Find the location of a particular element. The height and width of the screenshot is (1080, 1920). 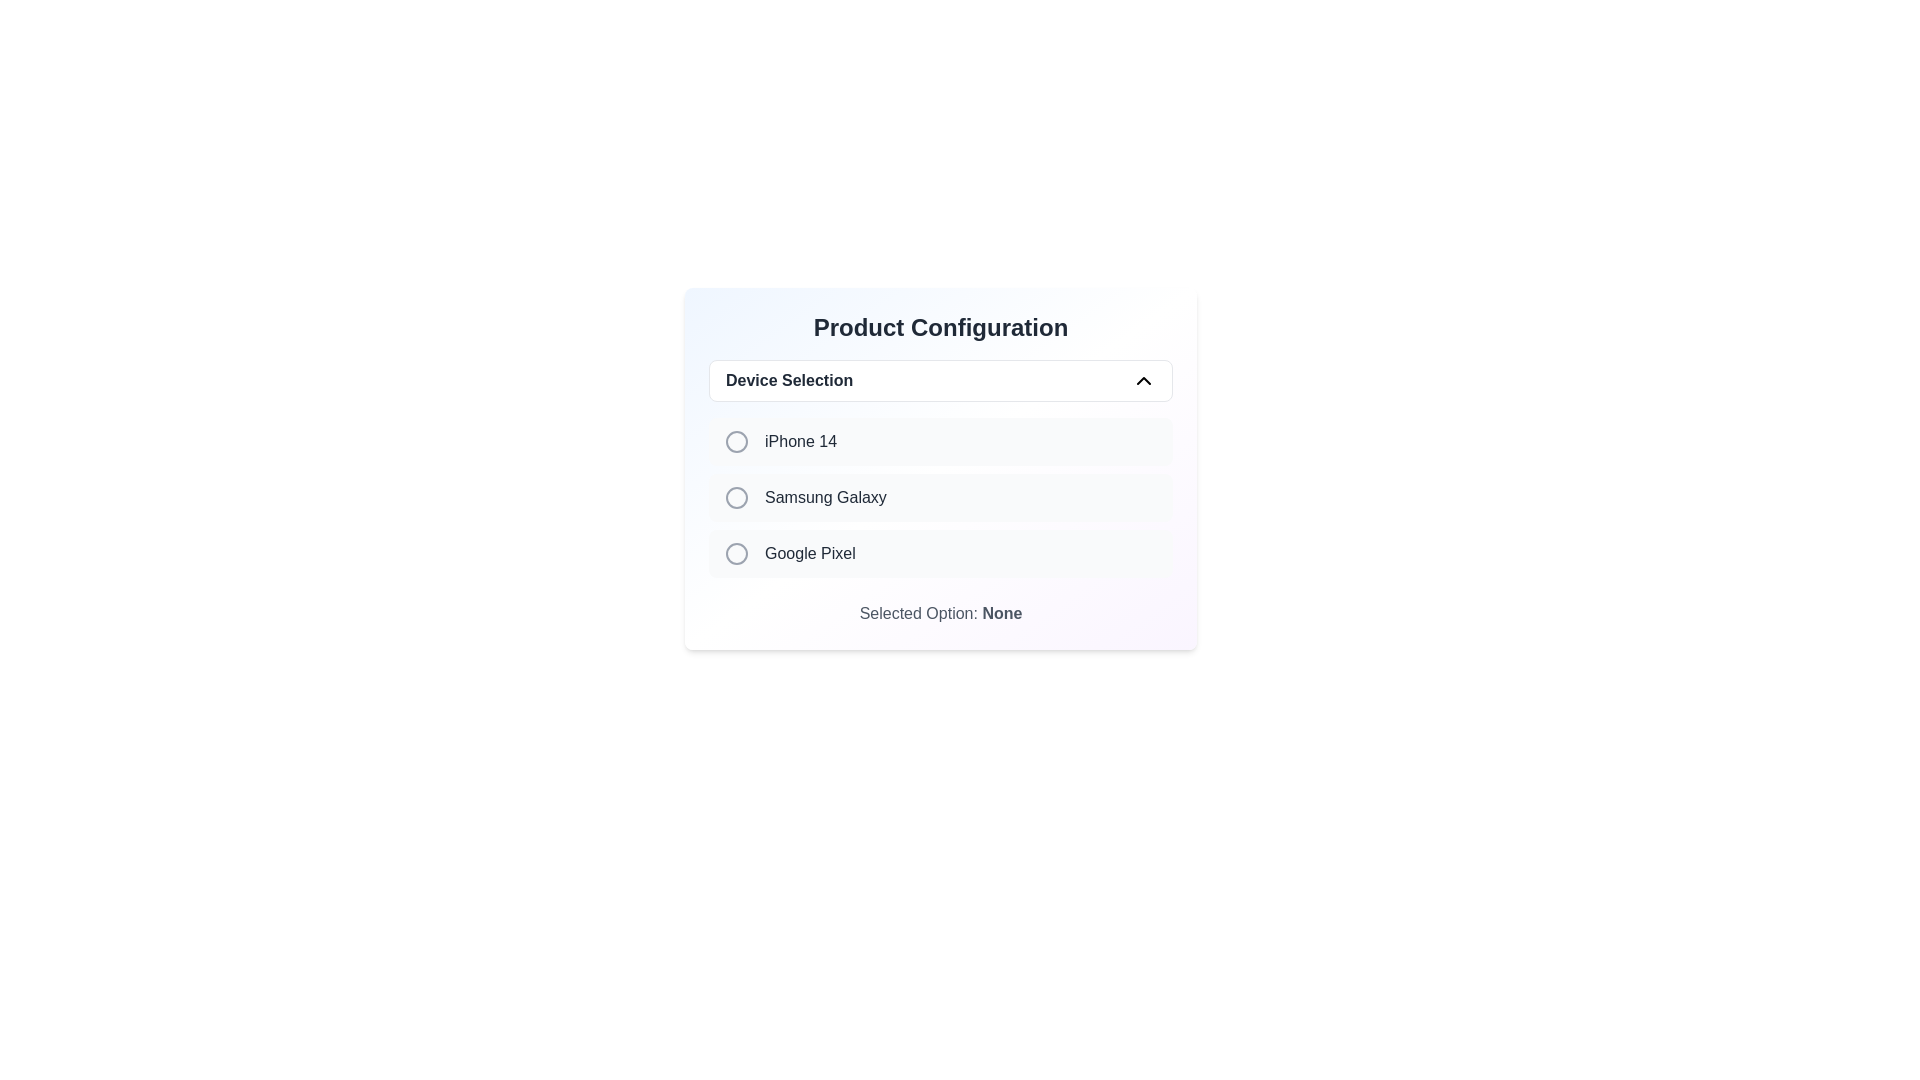

the unselected circular radio button for the 'Google Pixel' option, which is the third item in the list is located at coordinates (939, 554).